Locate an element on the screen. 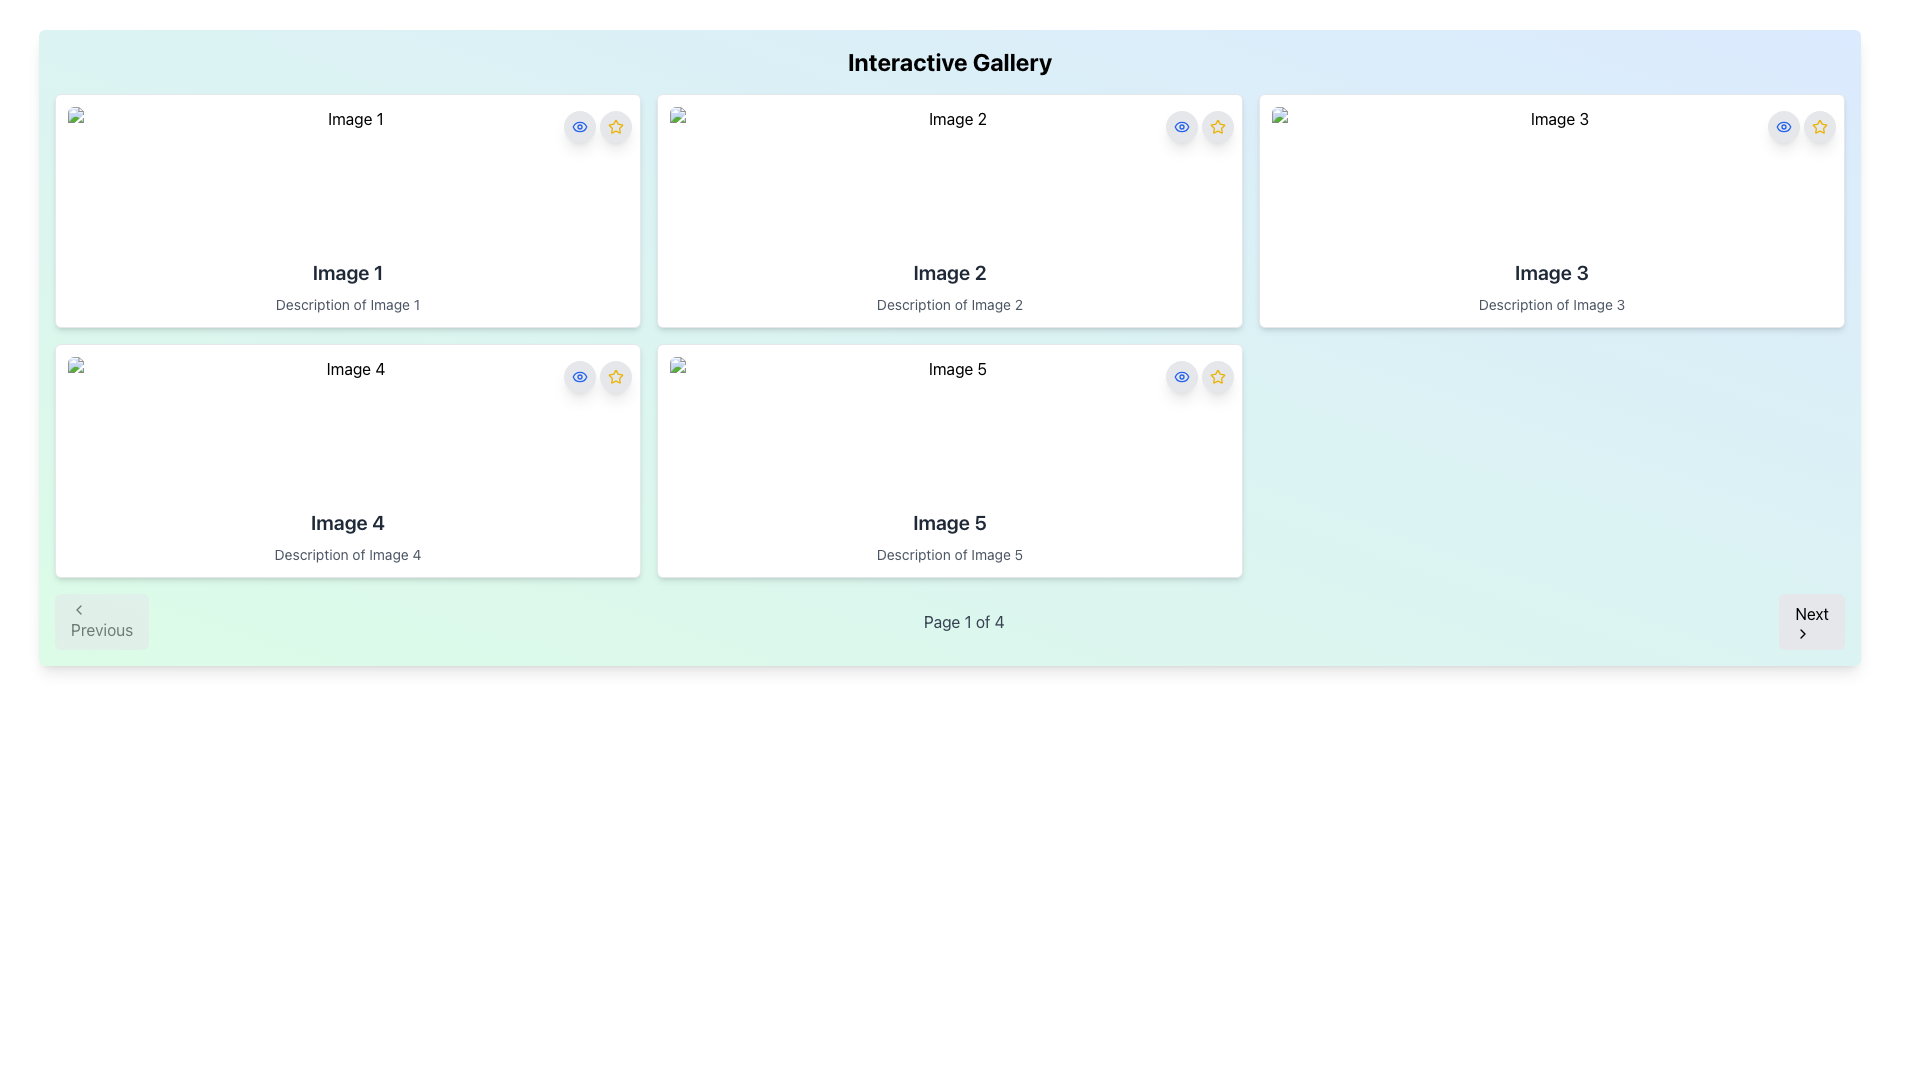 This screenshot has width=1920, height=1080. the left circular icon with a blue eye located in the top-right corner of the card labeled 'Image 2' is located at coordinates (1200, 127).